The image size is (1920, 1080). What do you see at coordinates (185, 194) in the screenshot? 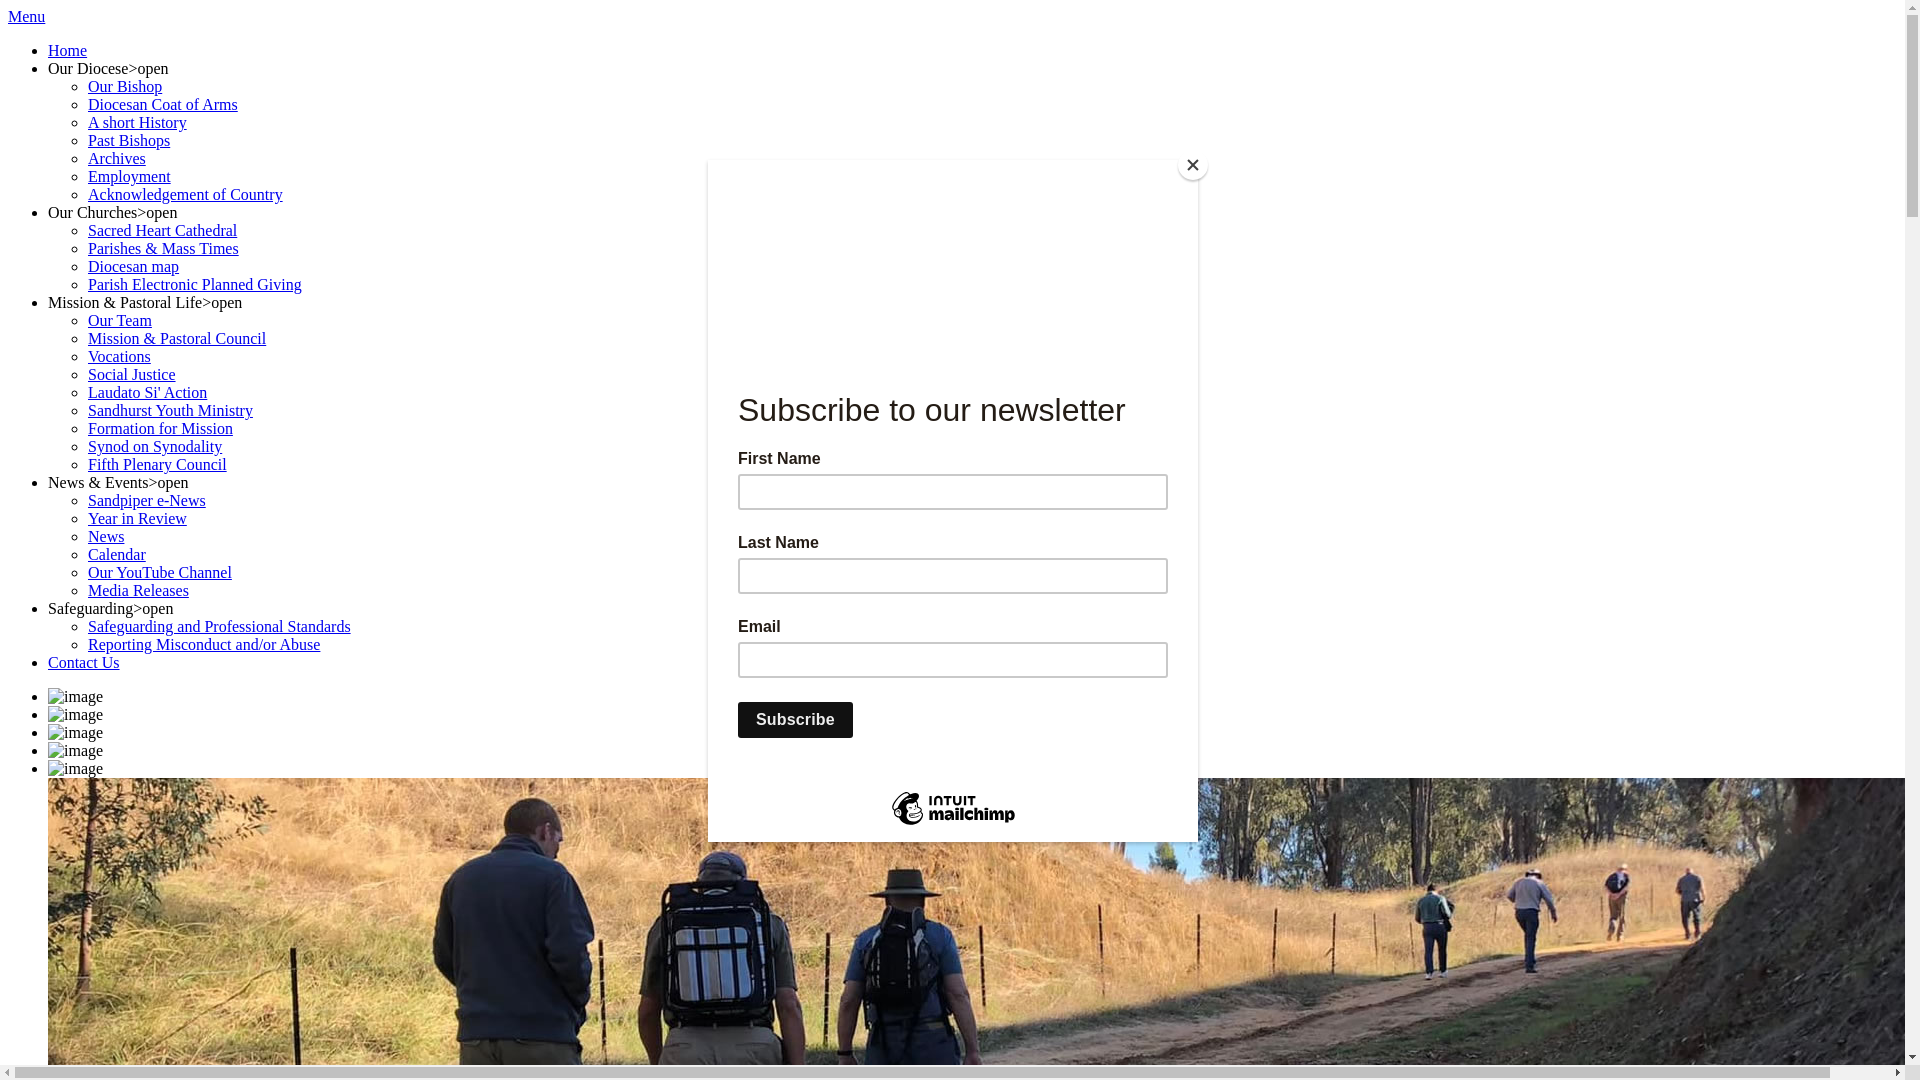
I see `'Acknowledgement of Country'` at bounding box center [185, 194].